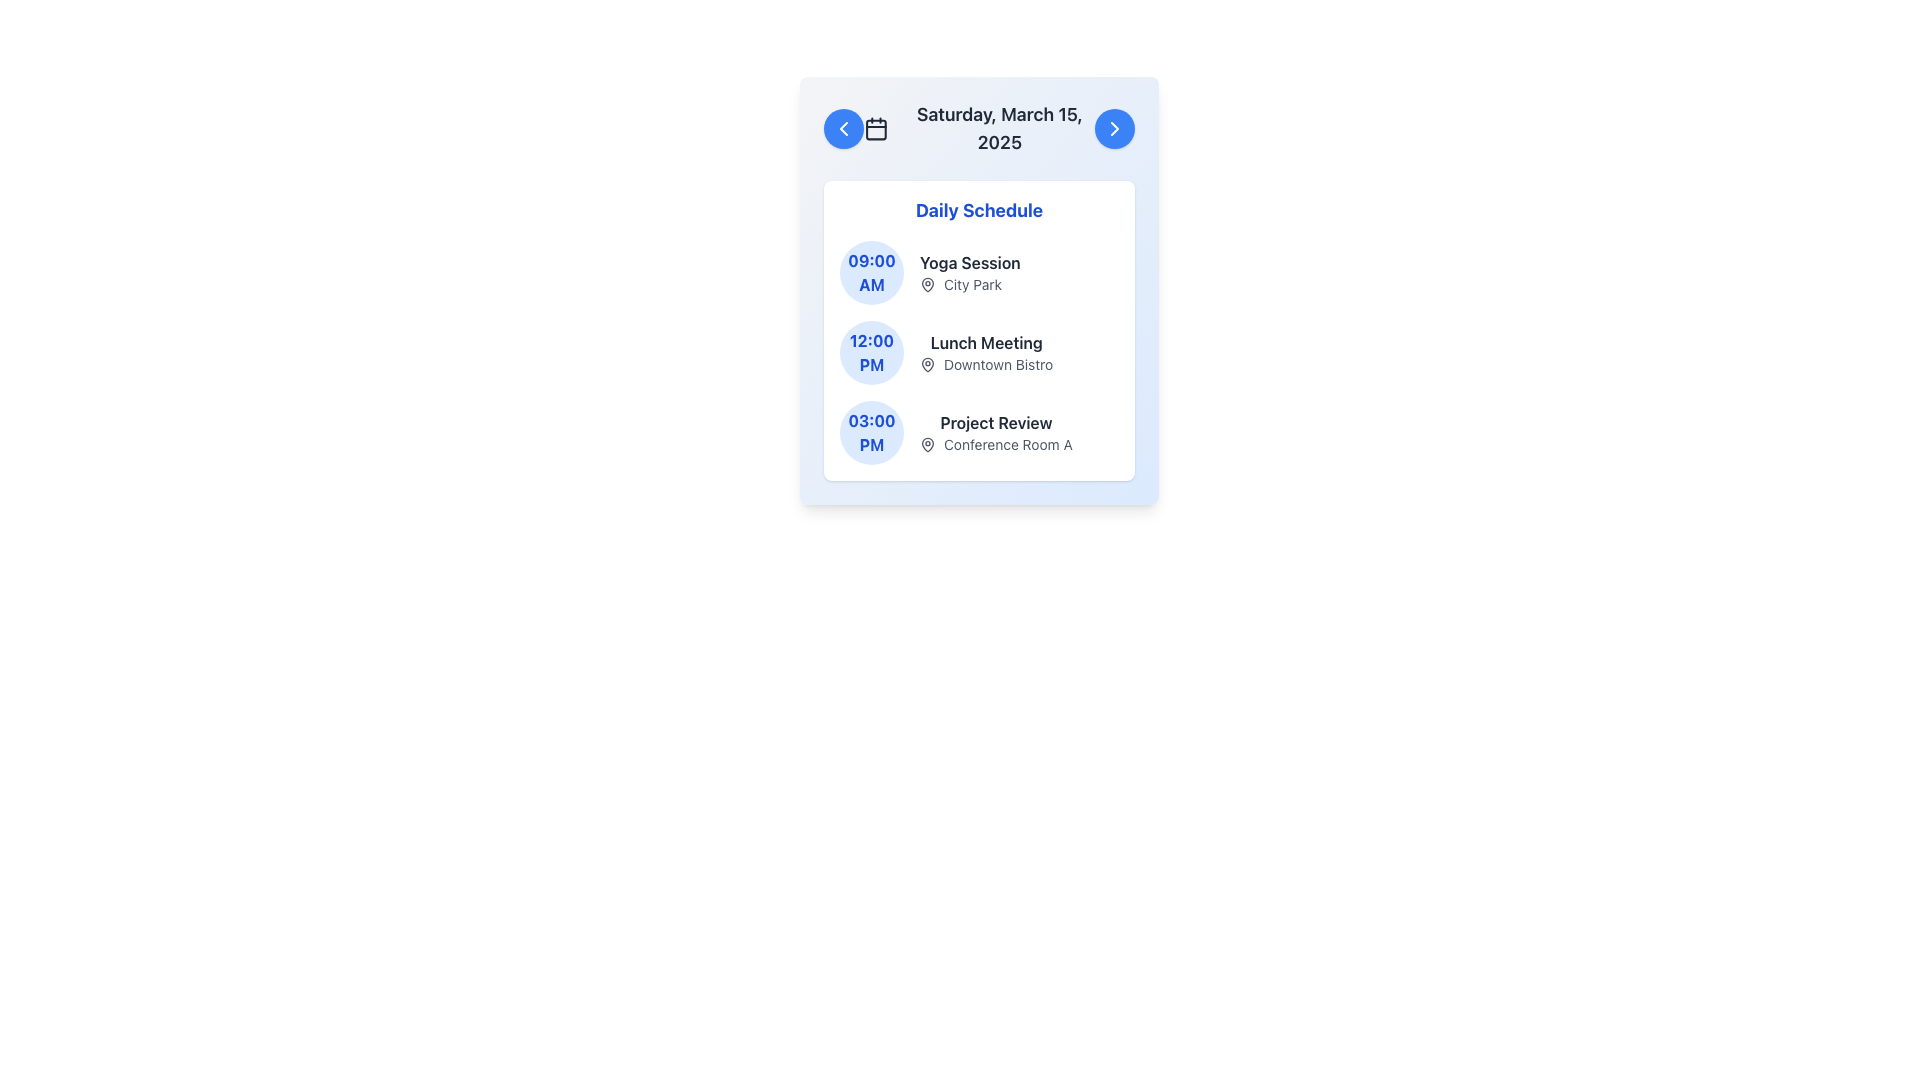 The image size is (1920, 1080). Describe the element at coordinates (986, 342) in the screenshot. I see `the 'Lunch Meeting' text label` at that location.